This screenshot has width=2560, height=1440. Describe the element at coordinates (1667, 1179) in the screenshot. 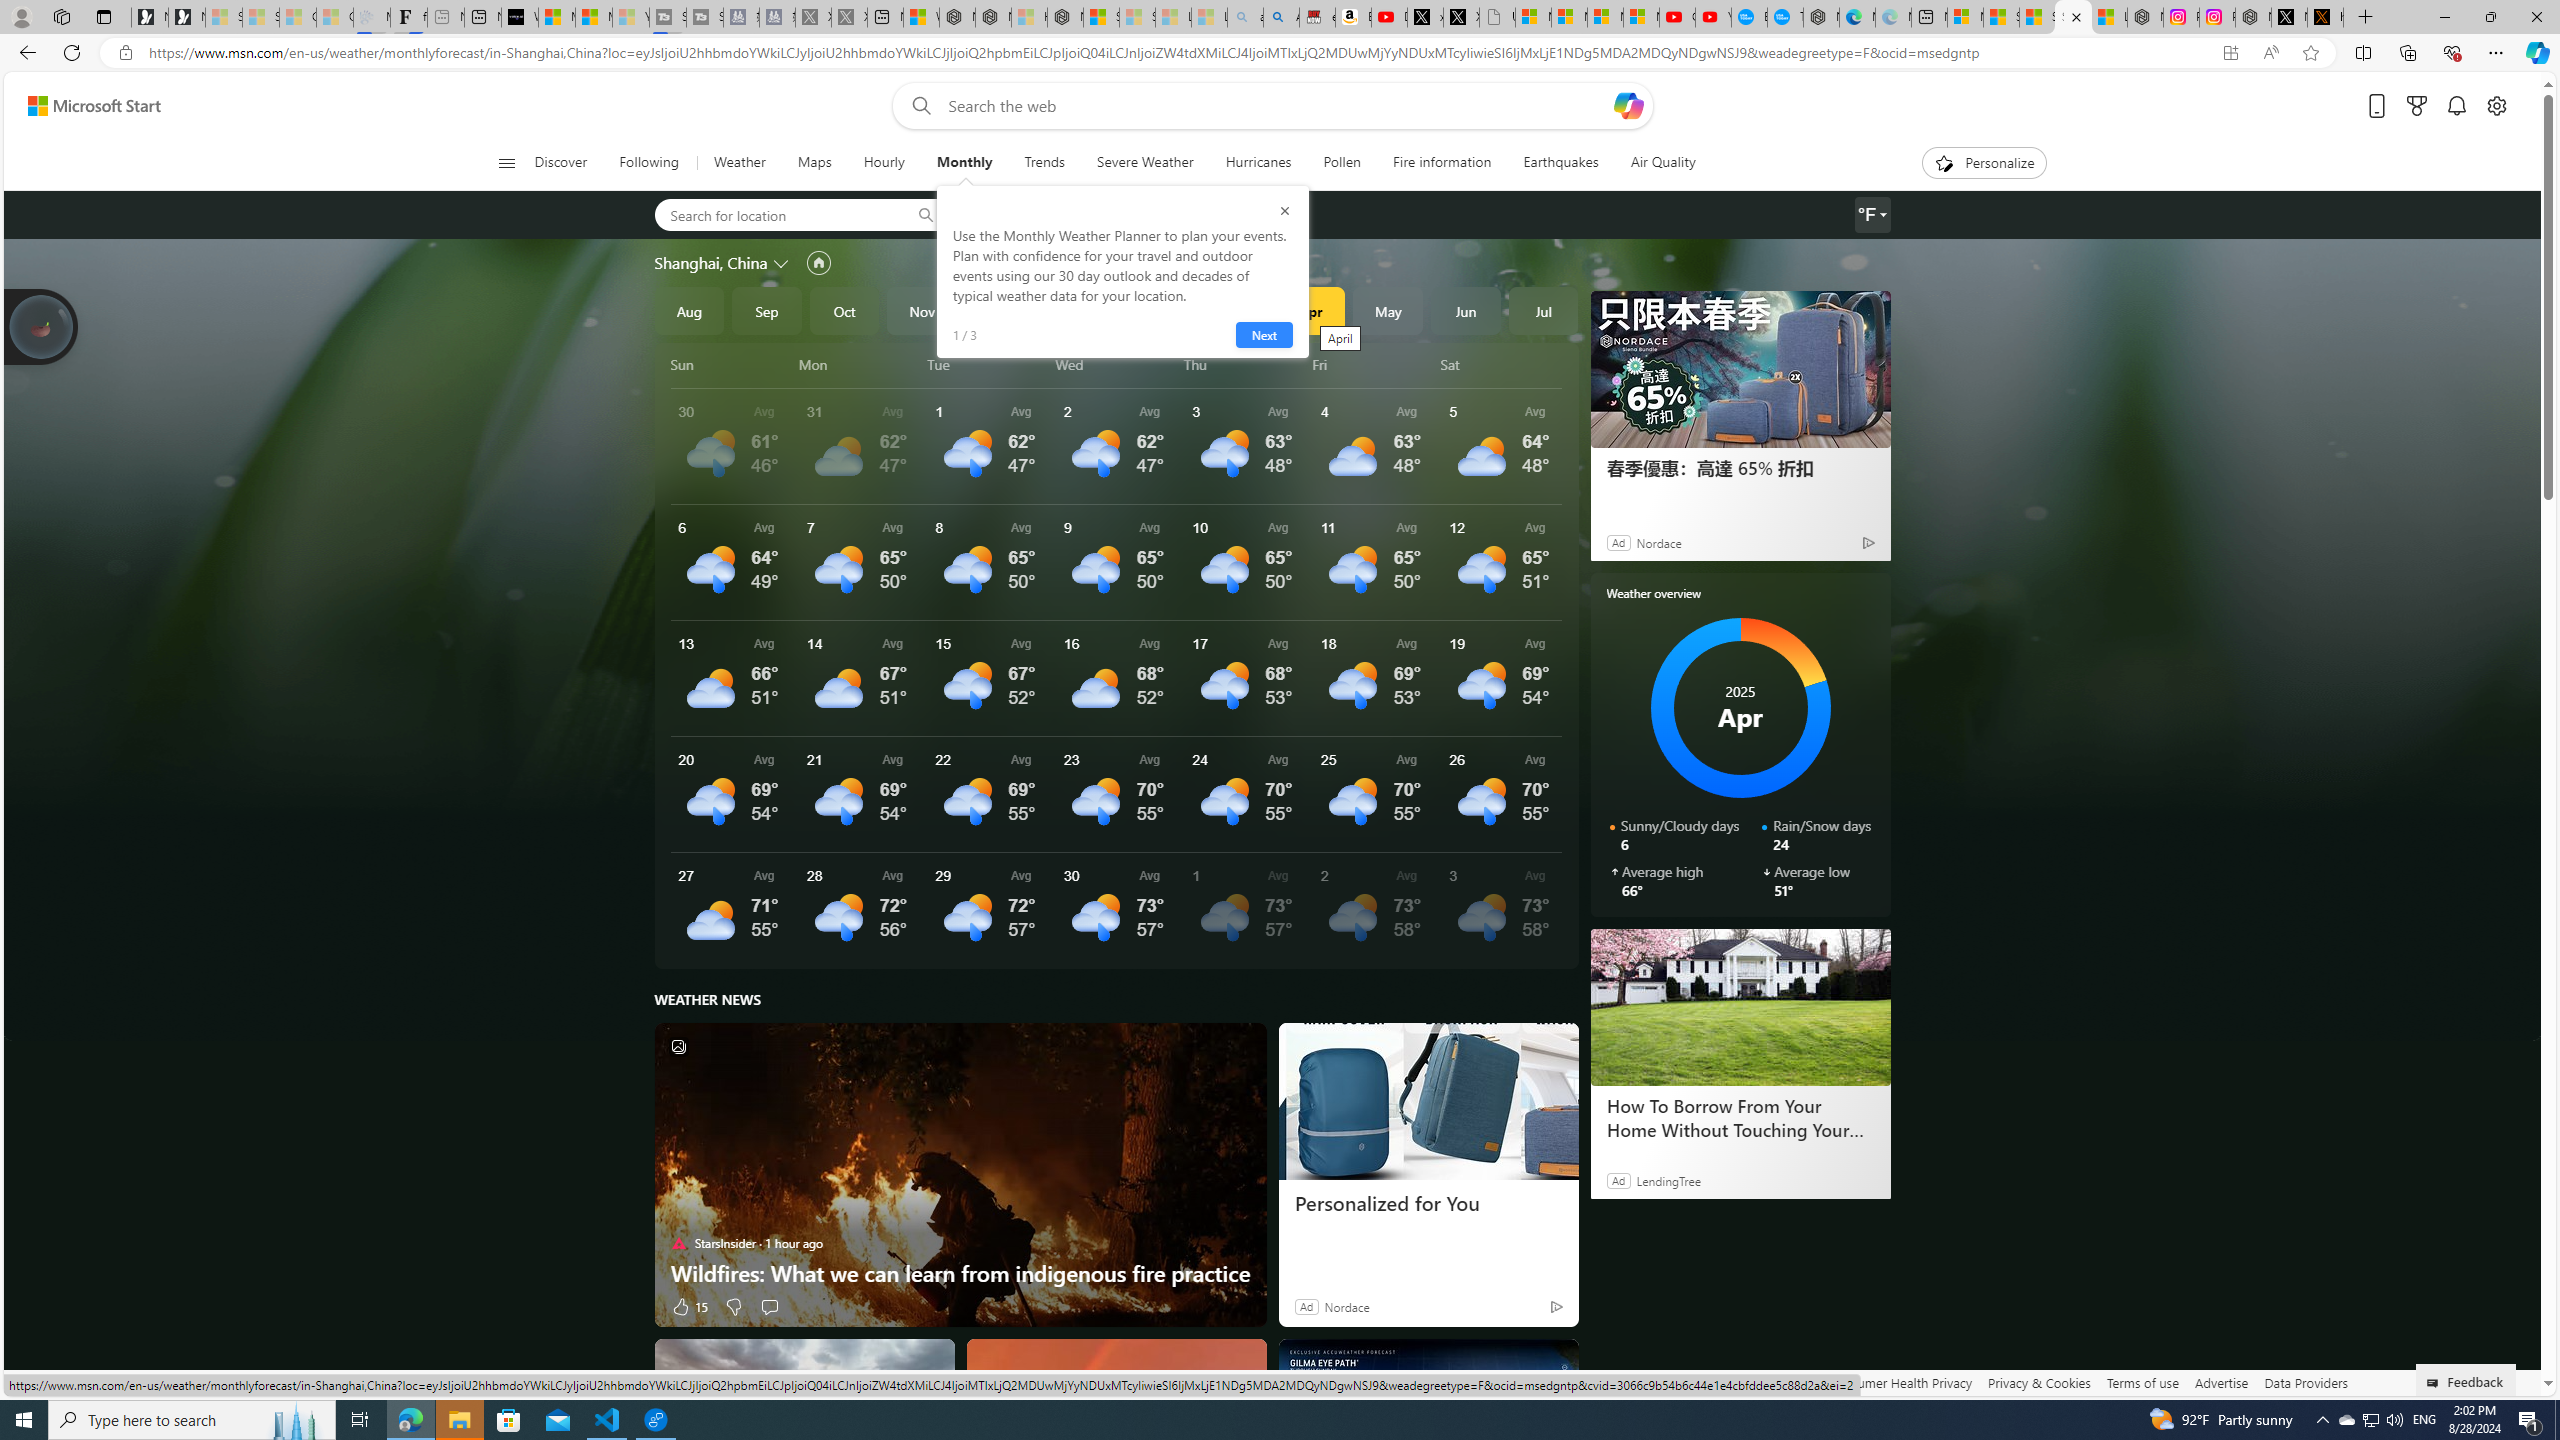

I see `'LendingTree'` at that location.